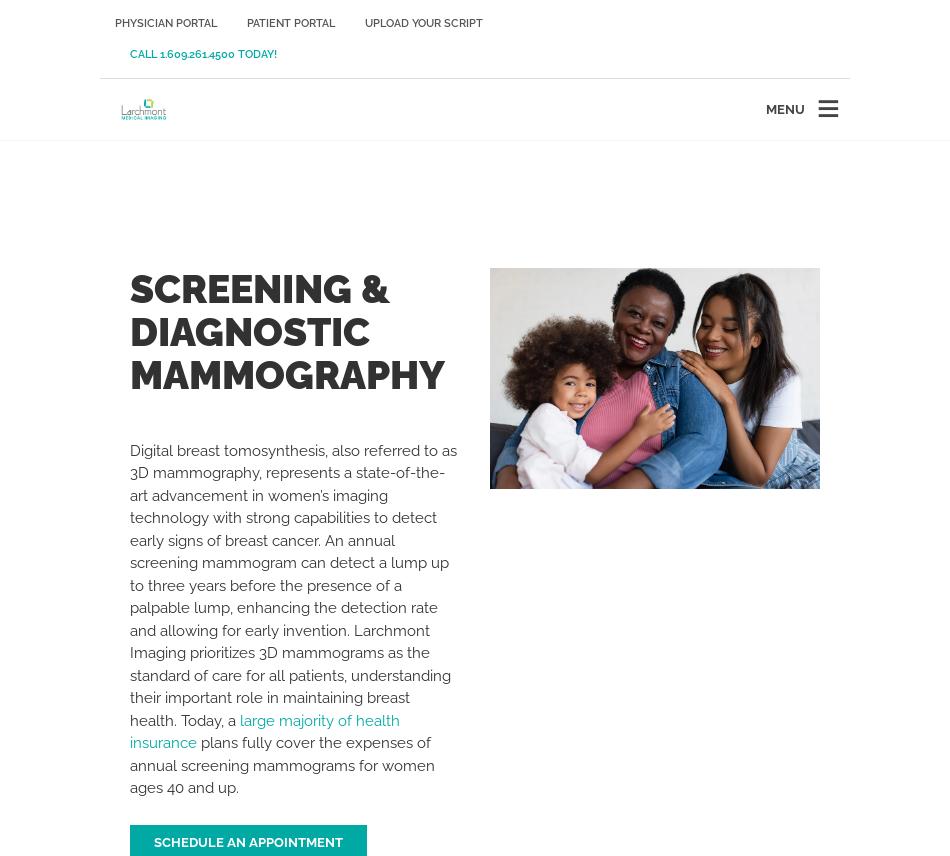 This screenshot has width=950, height=856. Describe the element at coordinates (247, 840) in the screenshot. I see `'Schedule An Appointment'` at that location.